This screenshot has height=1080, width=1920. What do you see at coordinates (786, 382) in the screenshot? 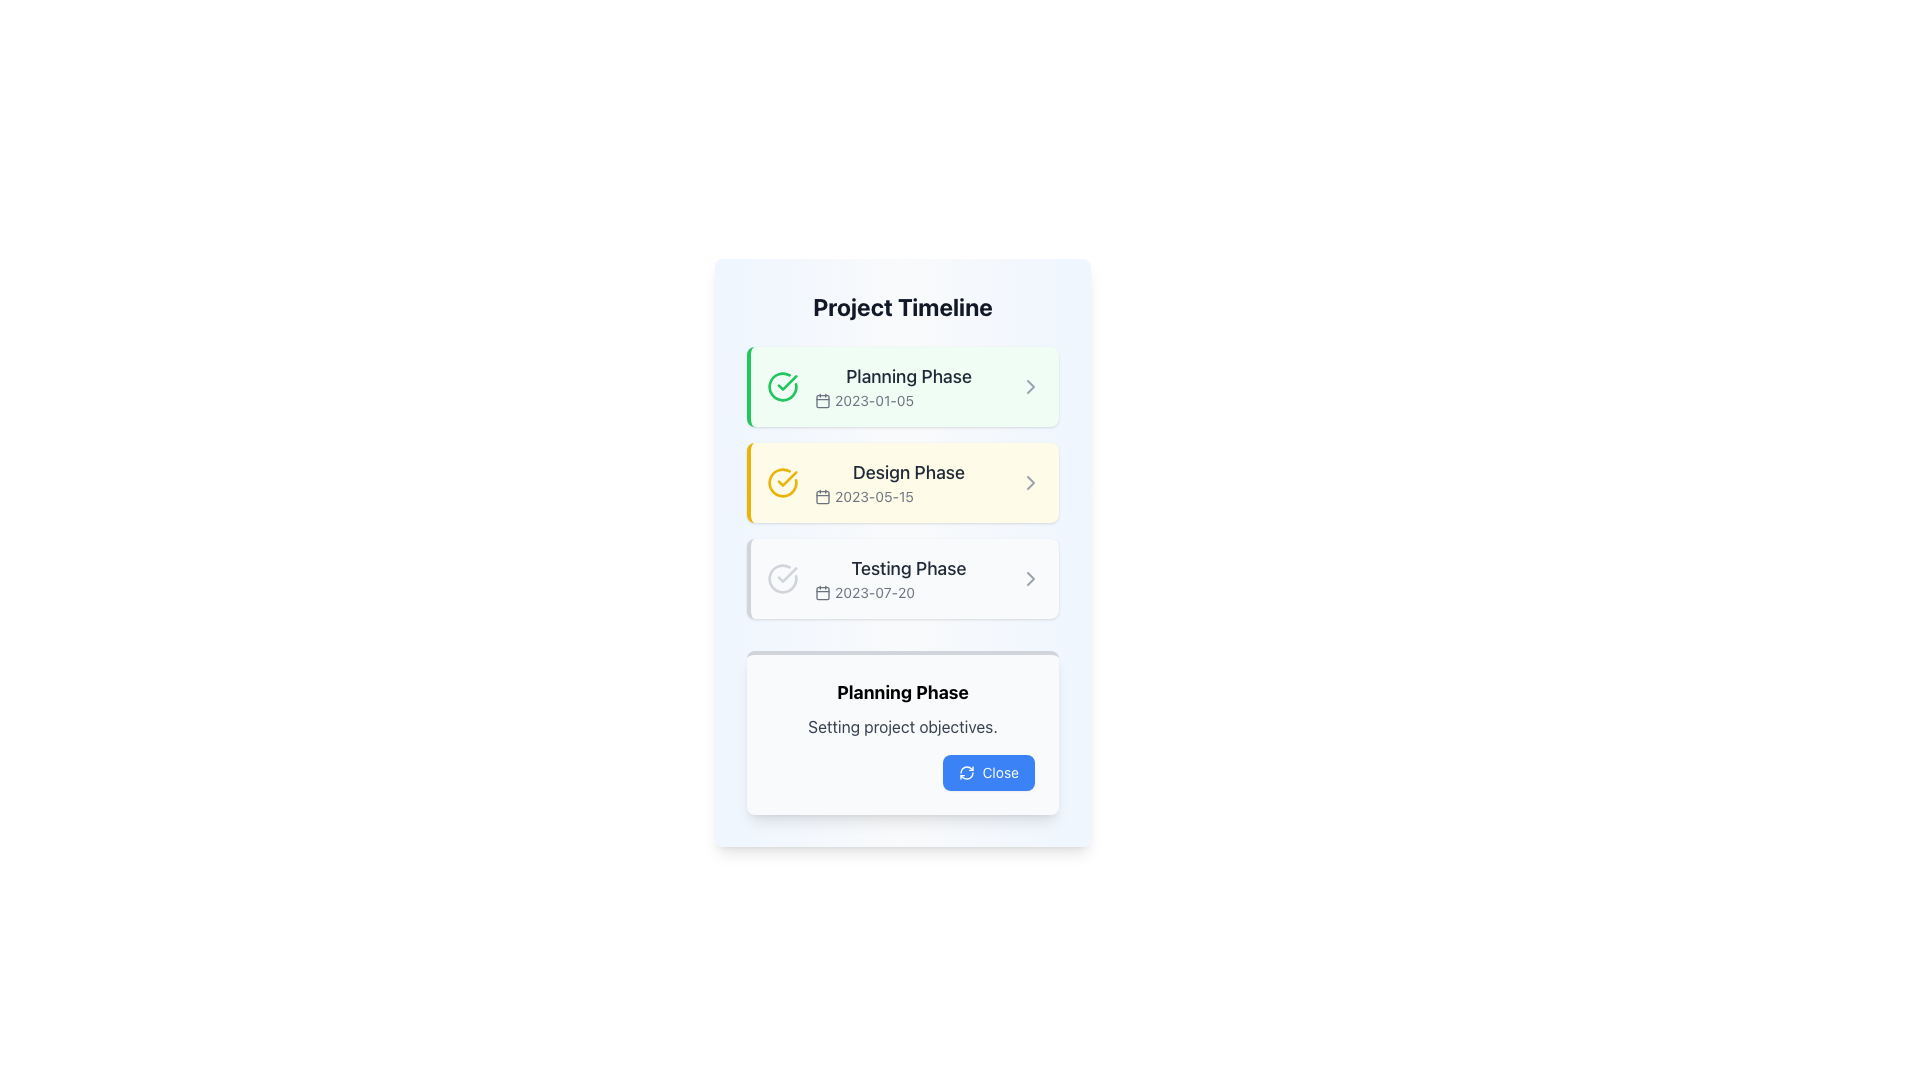
I see `the SVG Checkmark icon representing the completed status of the Planning Phase` at bounding box center [786, 382].